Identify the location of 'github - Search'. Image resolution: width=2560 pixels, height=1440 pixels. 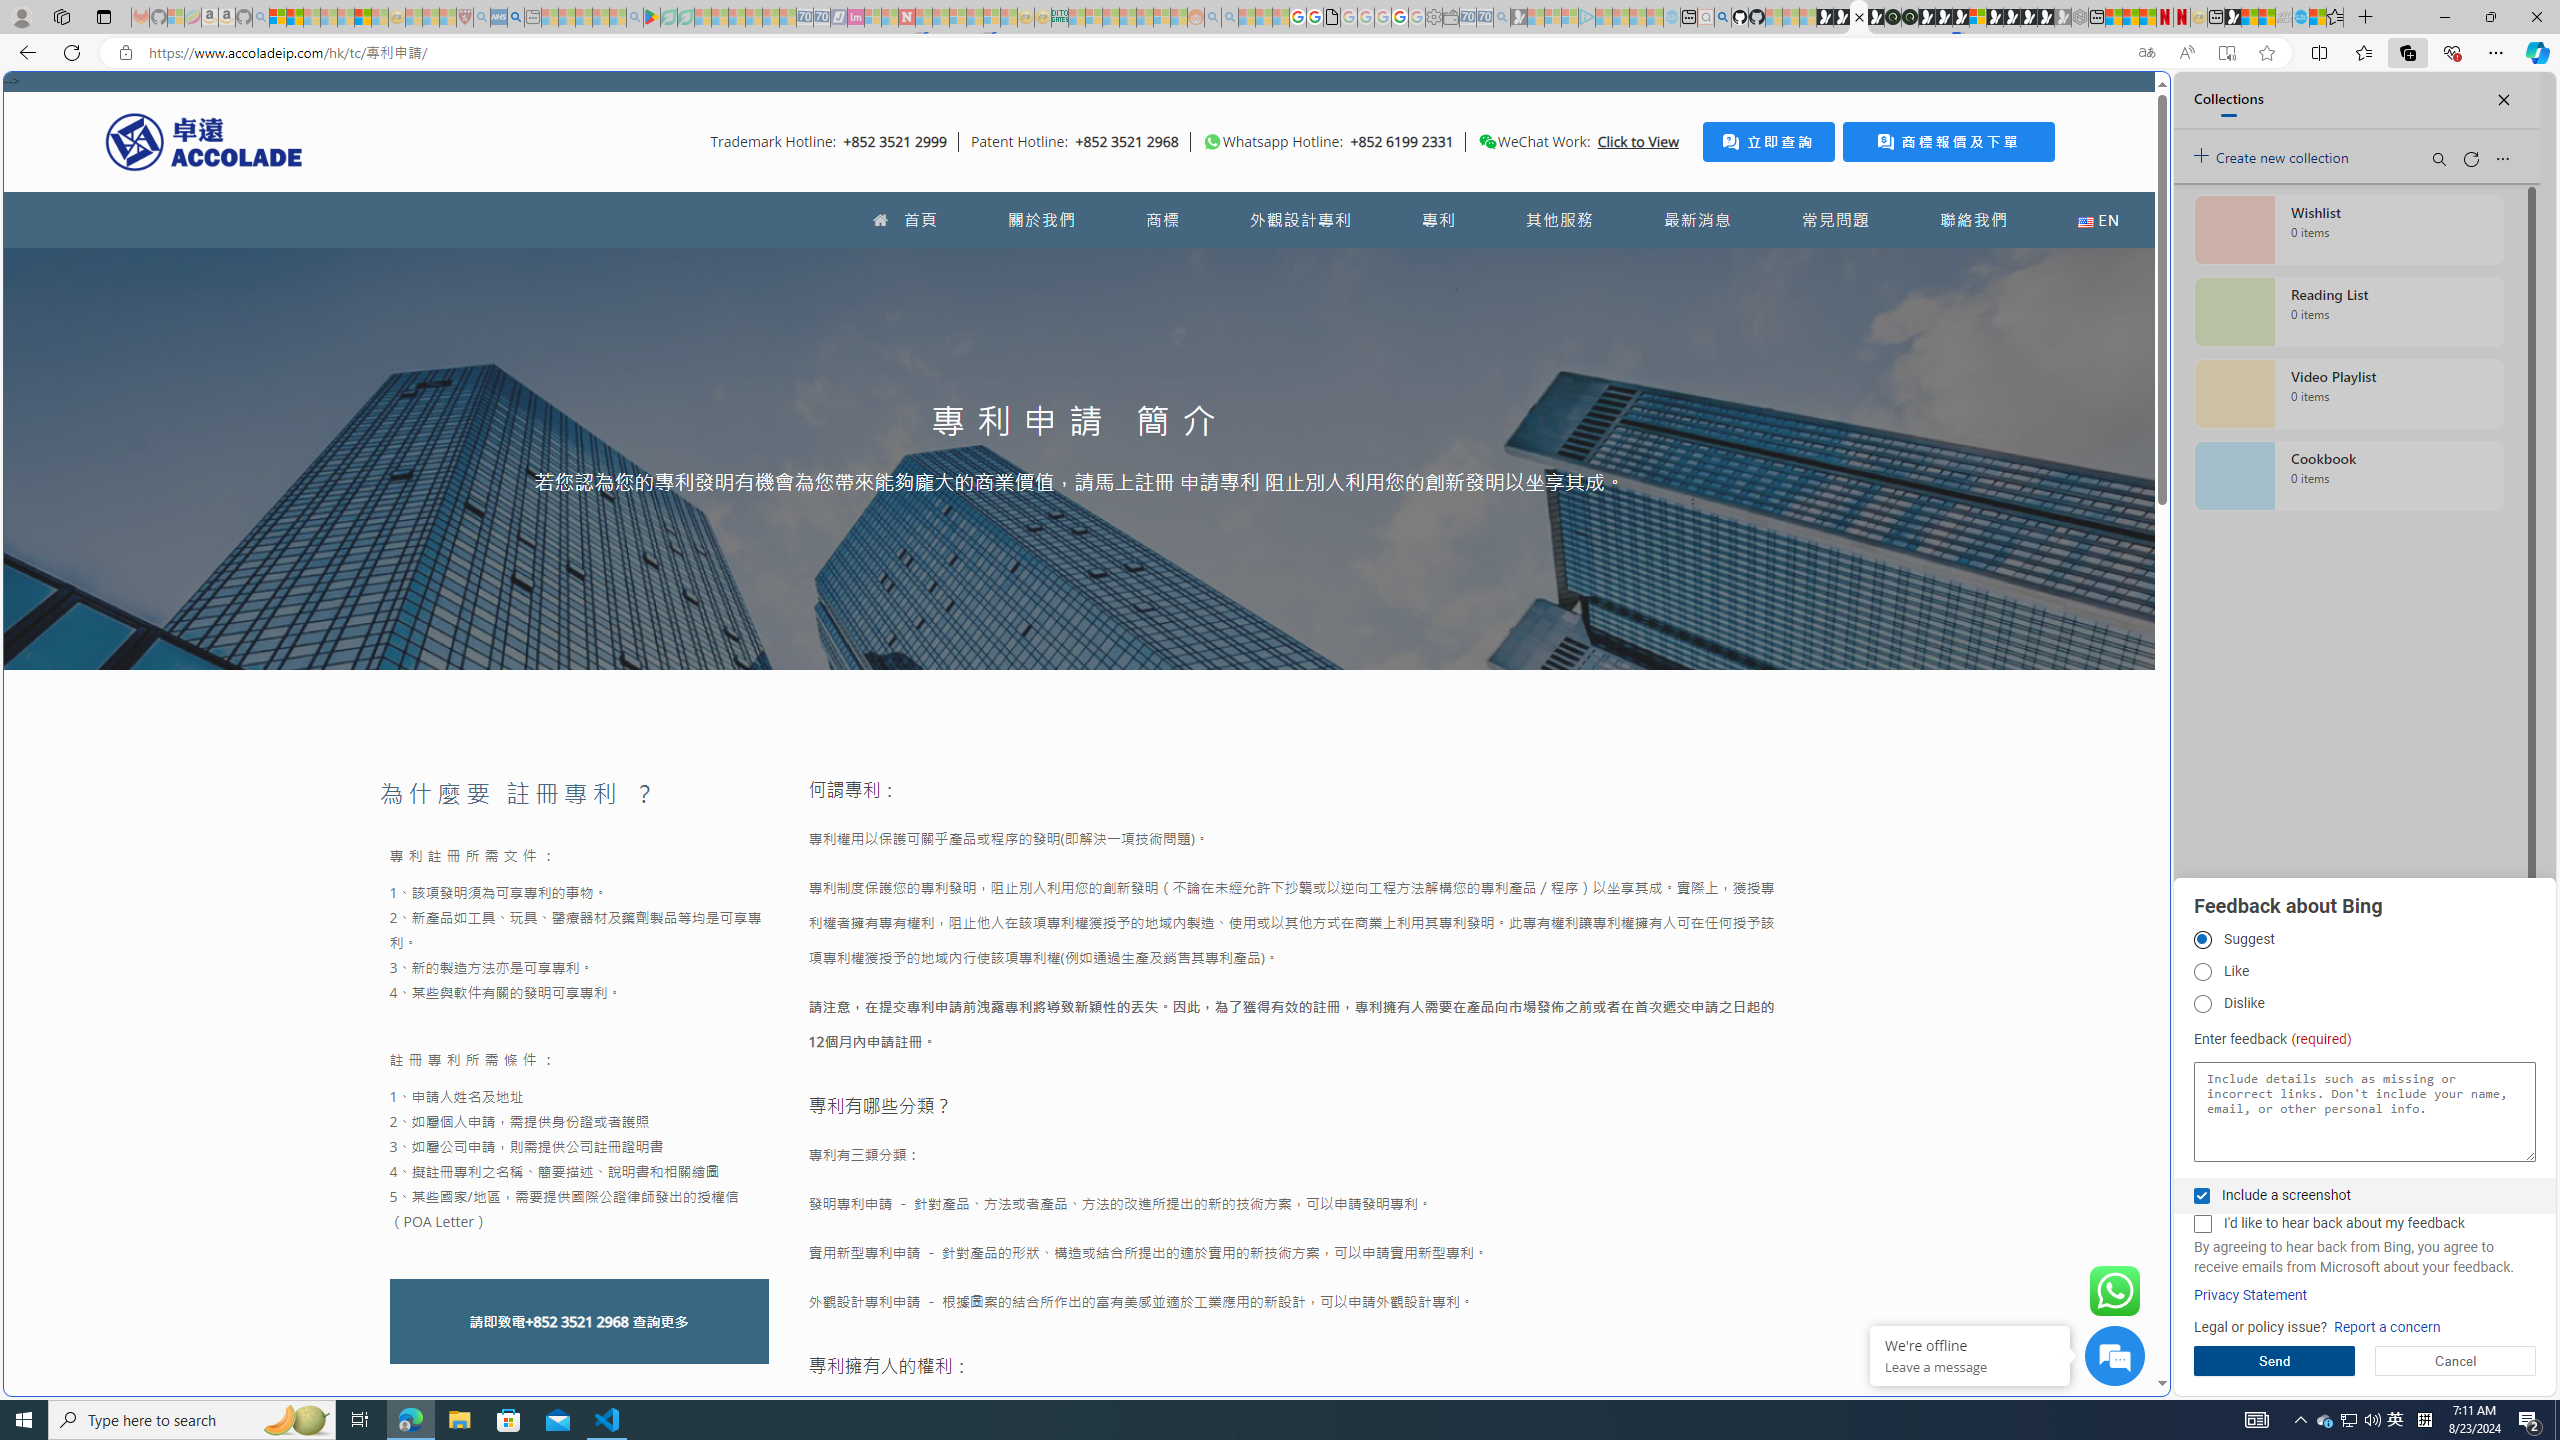
(1721, 16).